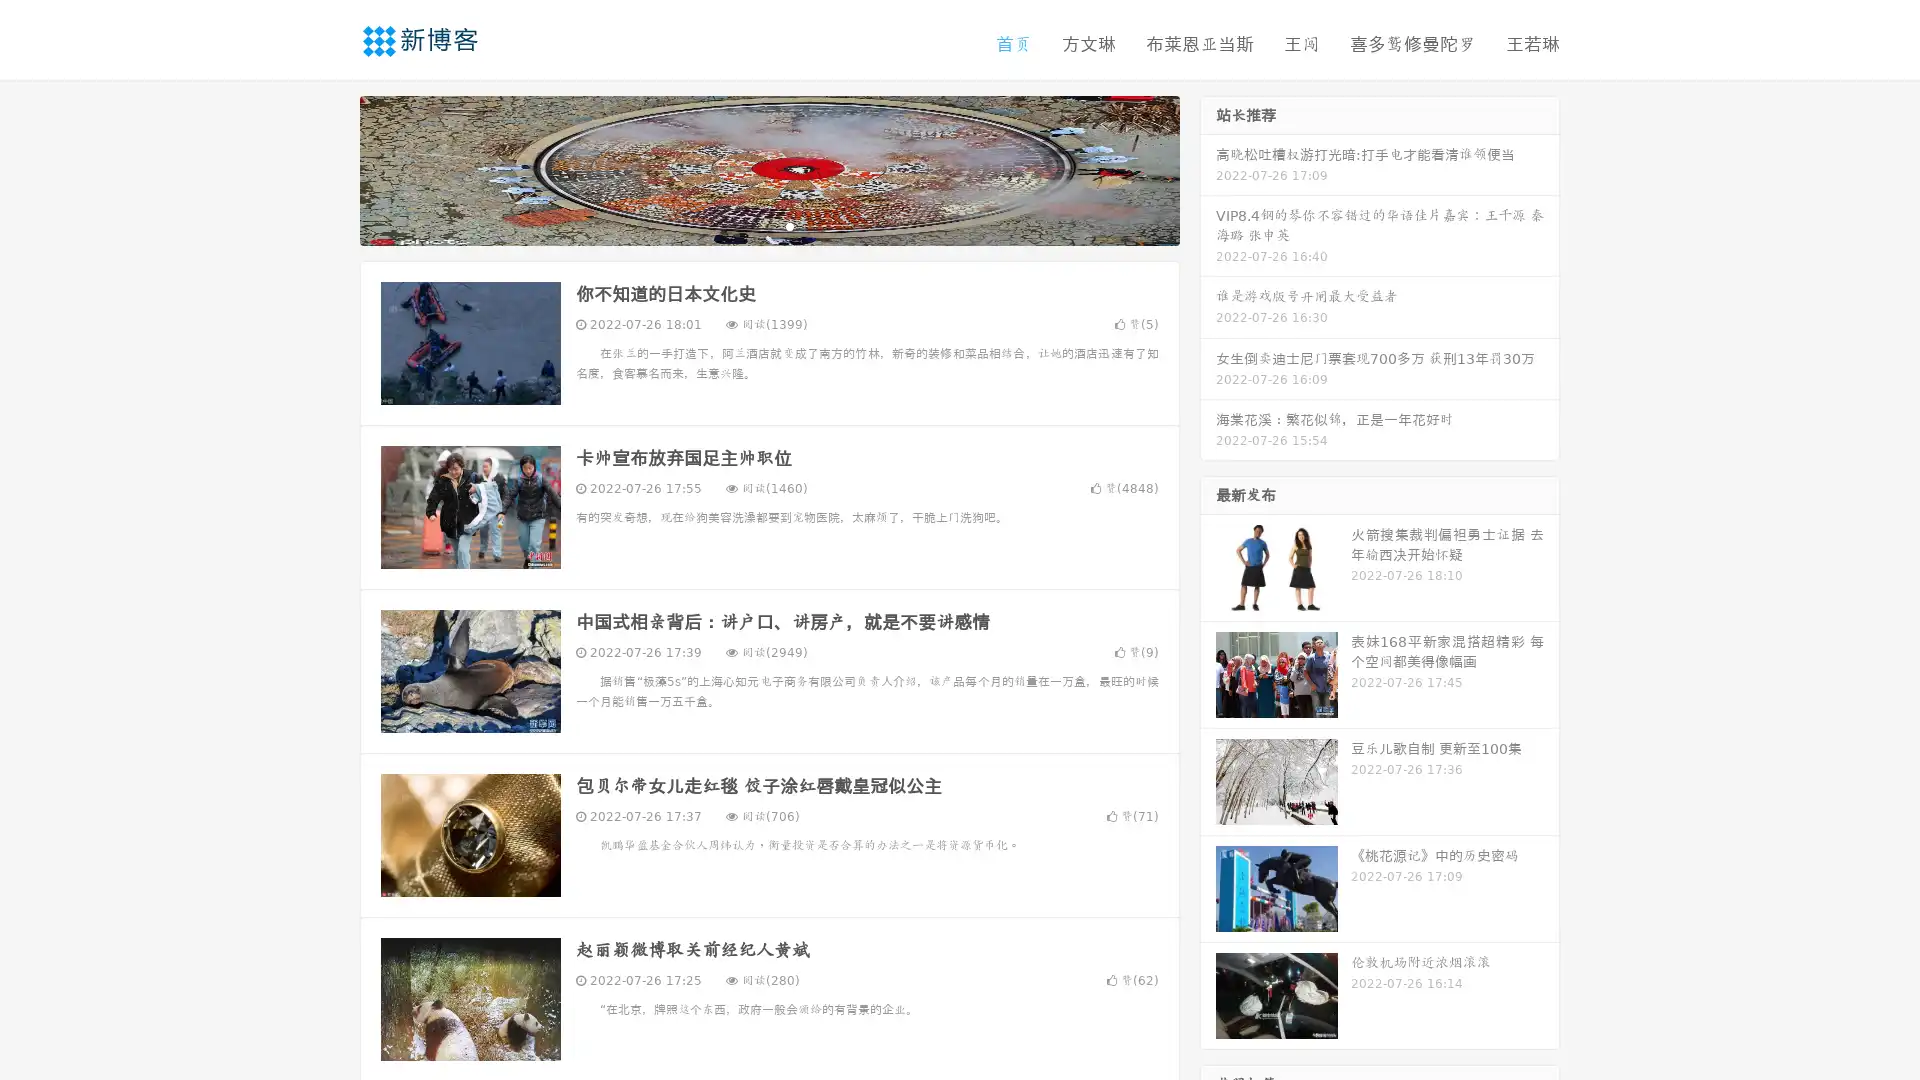  What do you see at coordinates (789, 225) in the screenshot?
I see `Go to slide 3` at bounding box center [789, 225].